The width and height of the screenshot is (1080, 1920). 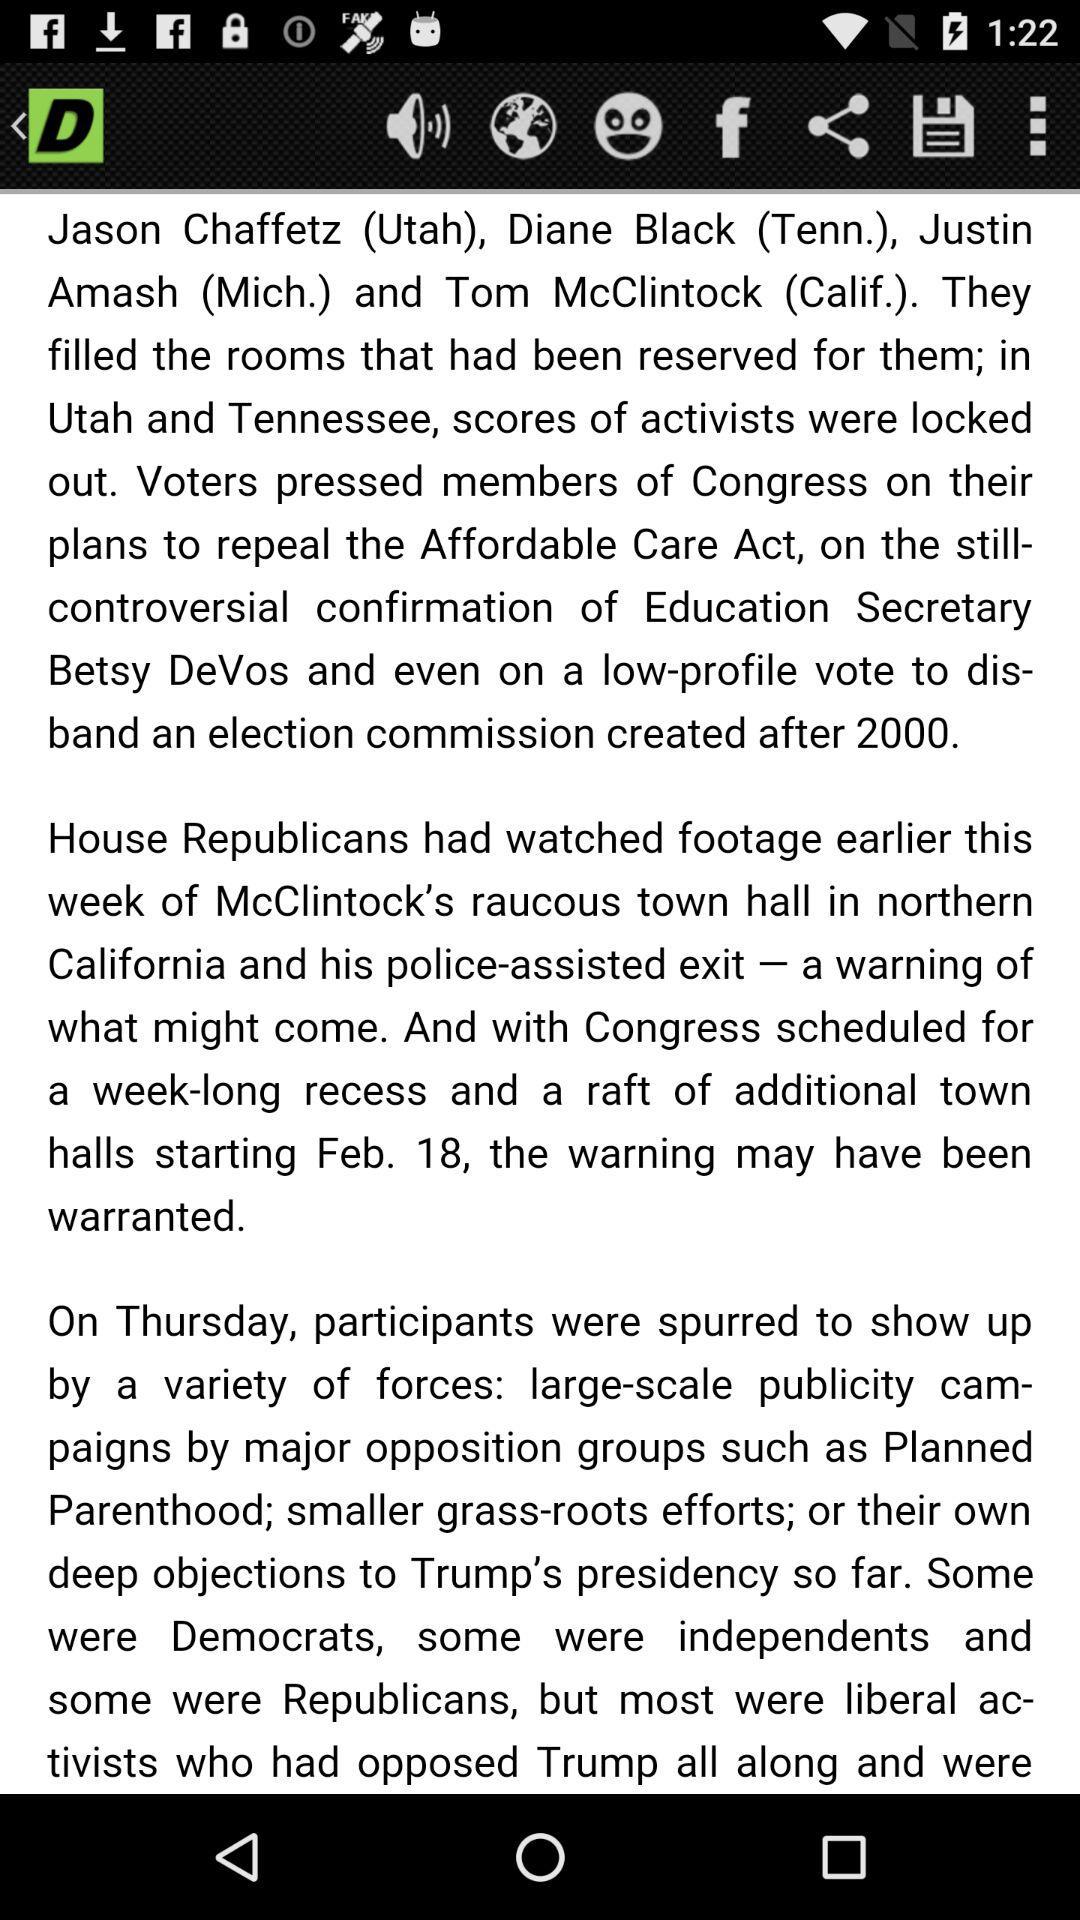 What do you see at coordinates (943, 124) in the screenshot?
I see `option` at bounding box center [943, 124].